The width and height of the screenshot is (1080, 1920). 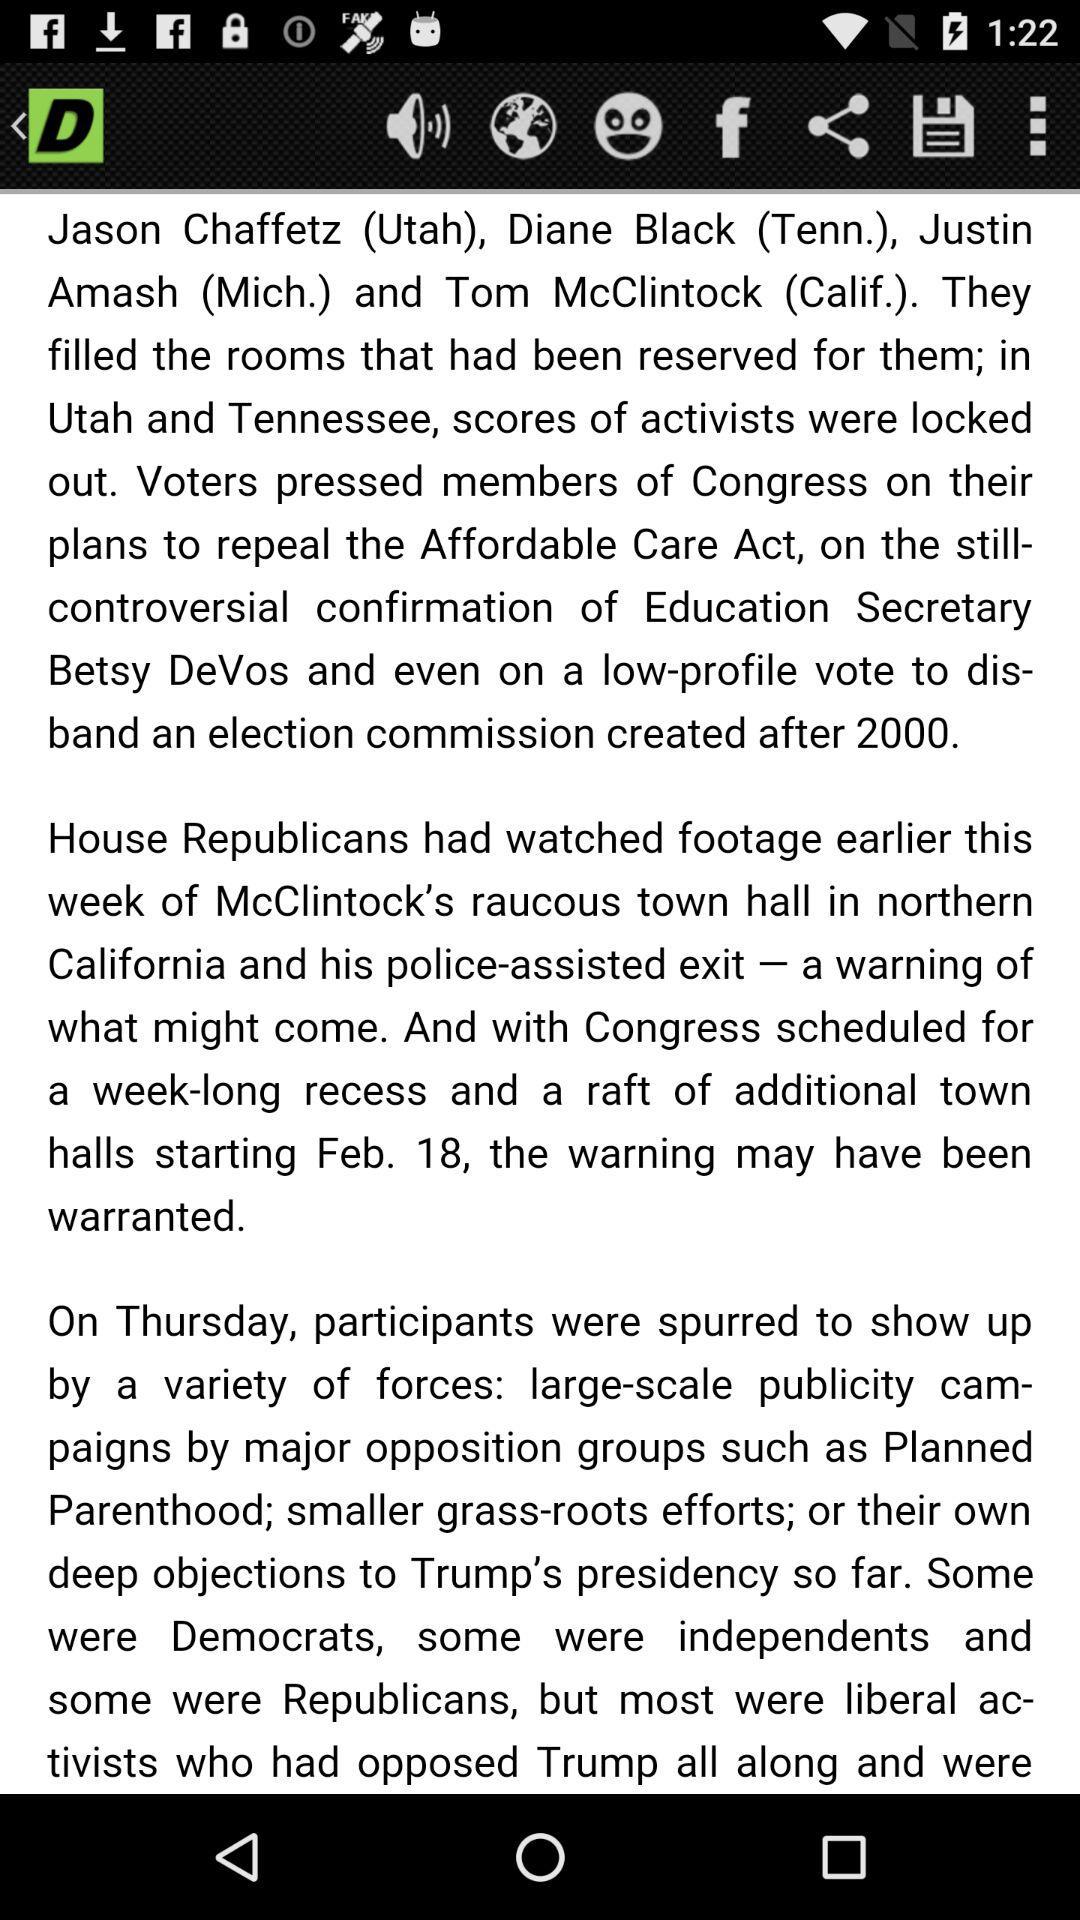 What do you see at coordinates (943, 124) in the screenshot?
I see `option` at bounding box center [943, 124].